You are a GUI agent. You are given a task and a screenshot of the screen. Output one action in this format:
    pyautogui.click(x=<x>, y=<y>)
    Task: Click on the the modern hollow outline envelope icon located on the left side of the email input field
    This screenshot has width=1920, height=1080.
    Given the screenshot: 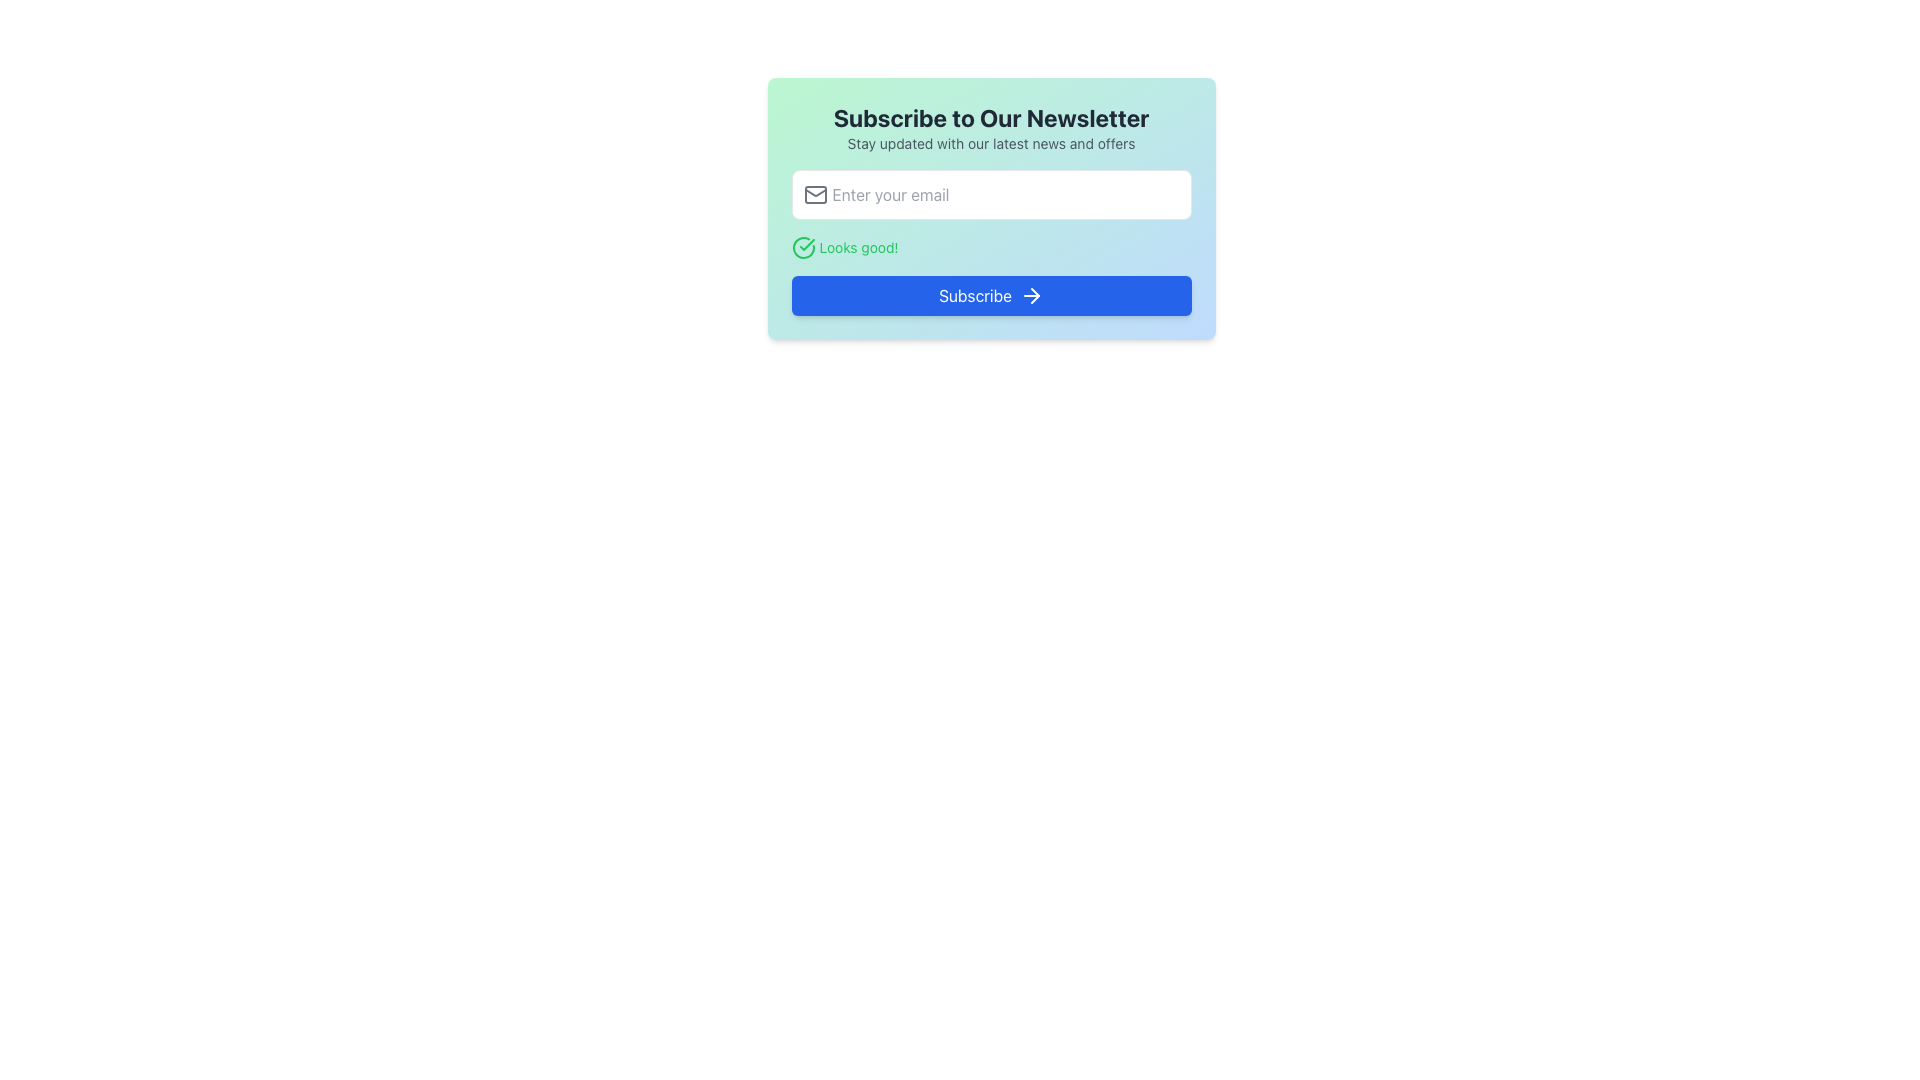 What is the action you would take?
    pyautogui.click(x=815, y=195)
    